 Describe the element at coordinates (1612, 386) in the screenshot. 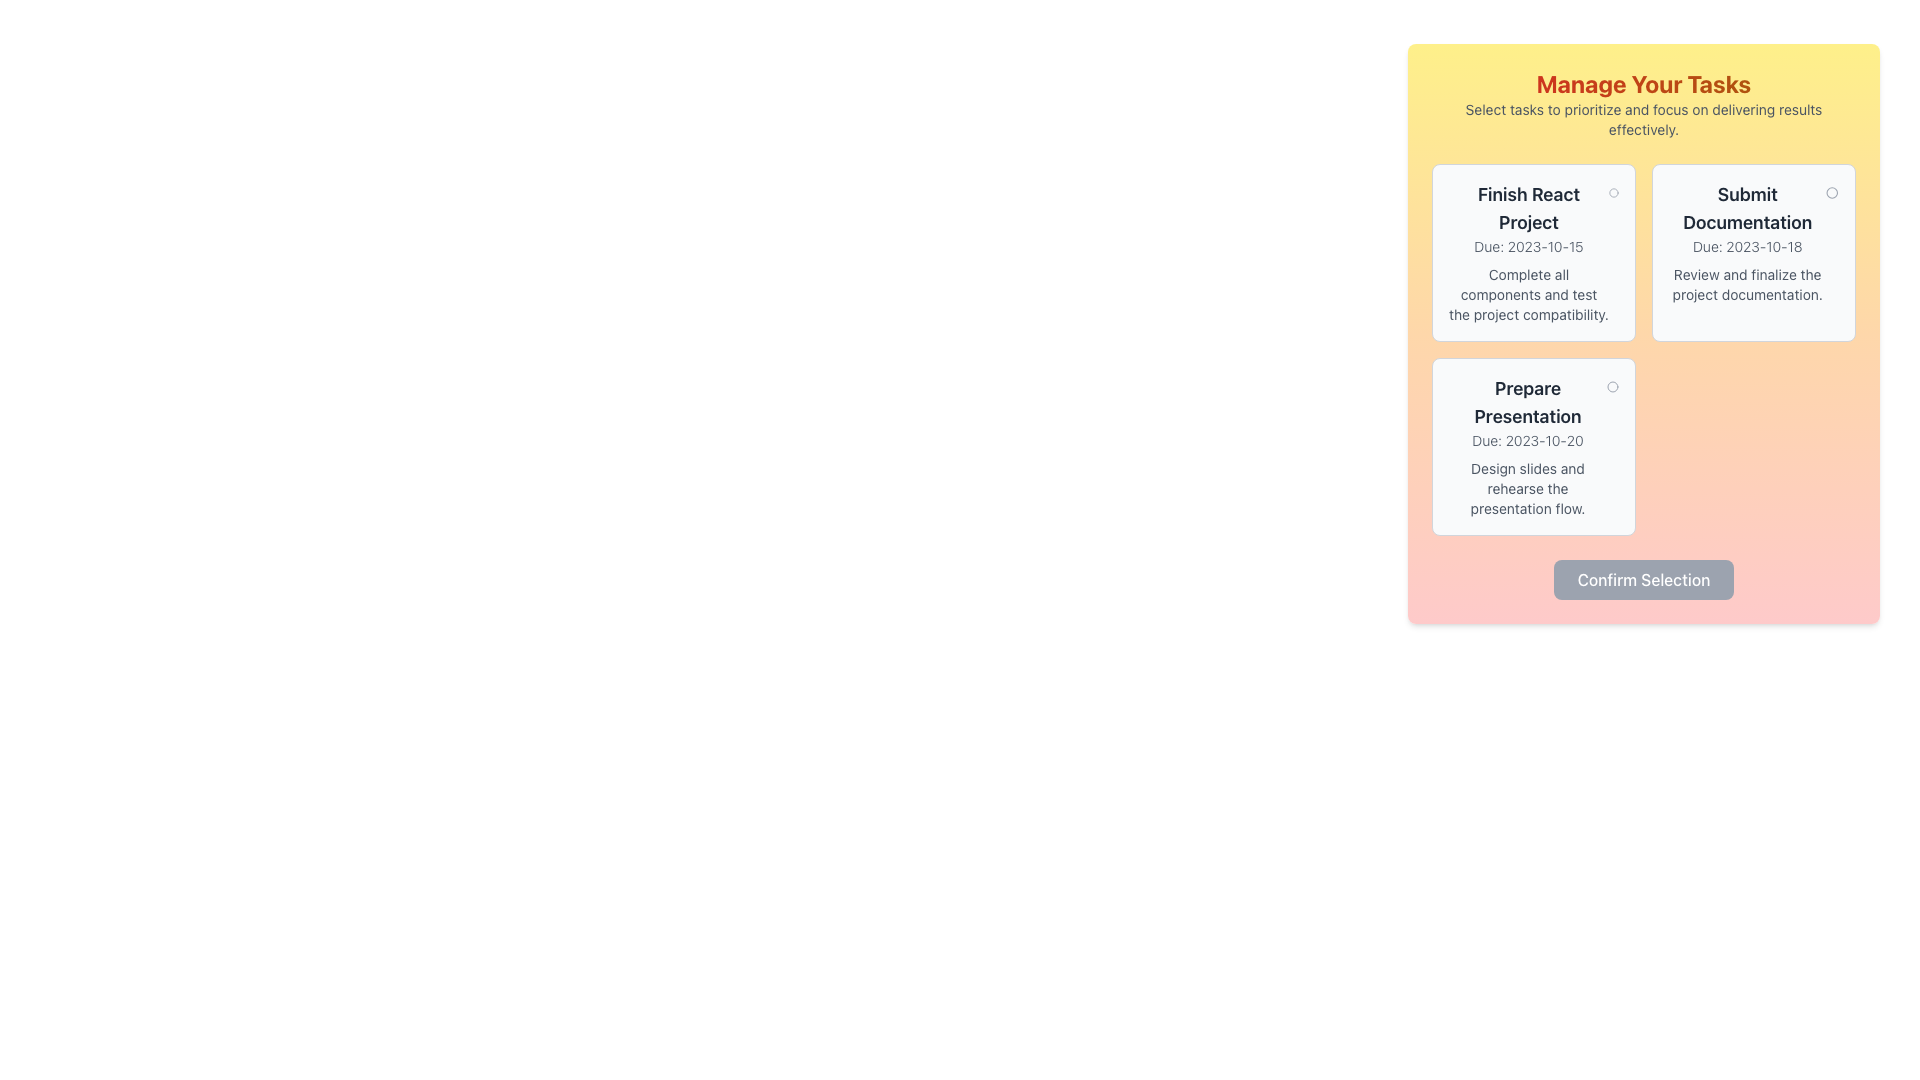

I see `the status indicator icon for the 'Prepare Presentation' task, located at the top right corner of the card's boundary` at that location.